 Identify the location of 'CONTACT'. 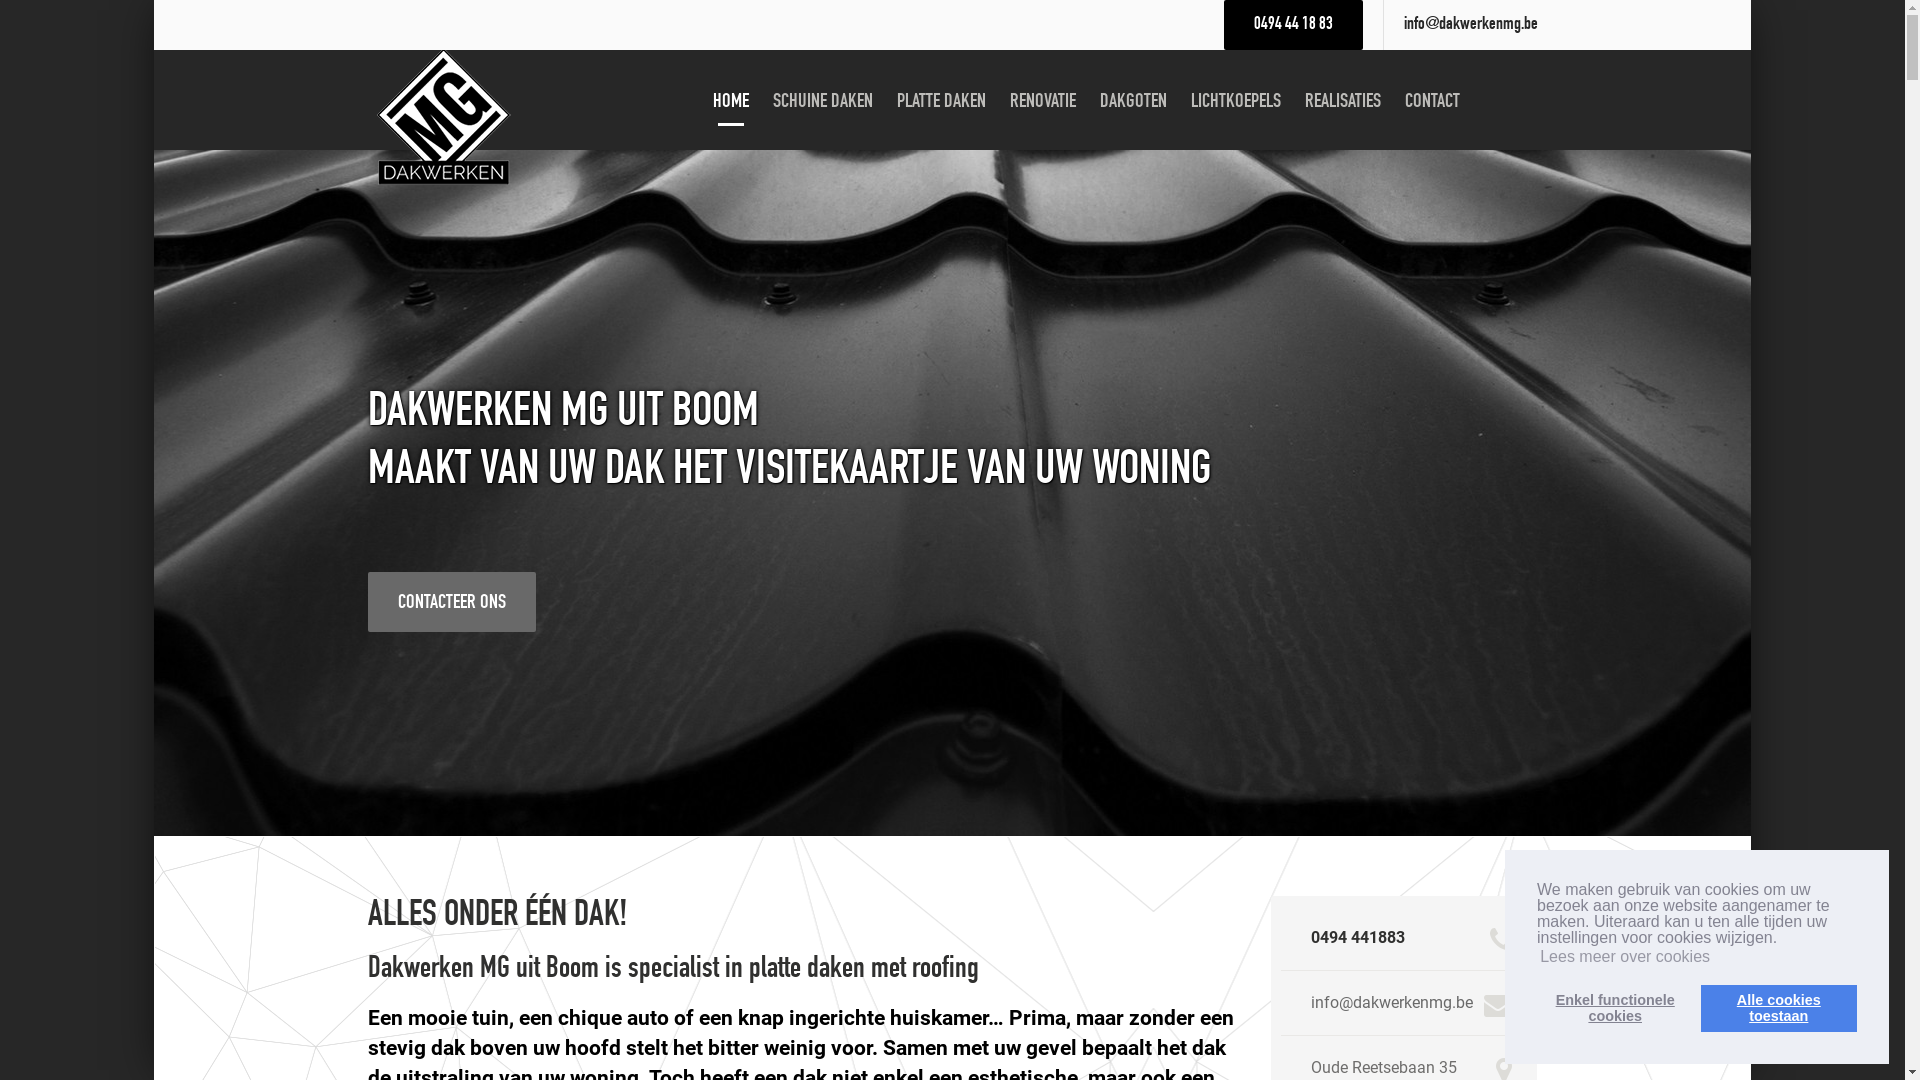
(1431, 100).